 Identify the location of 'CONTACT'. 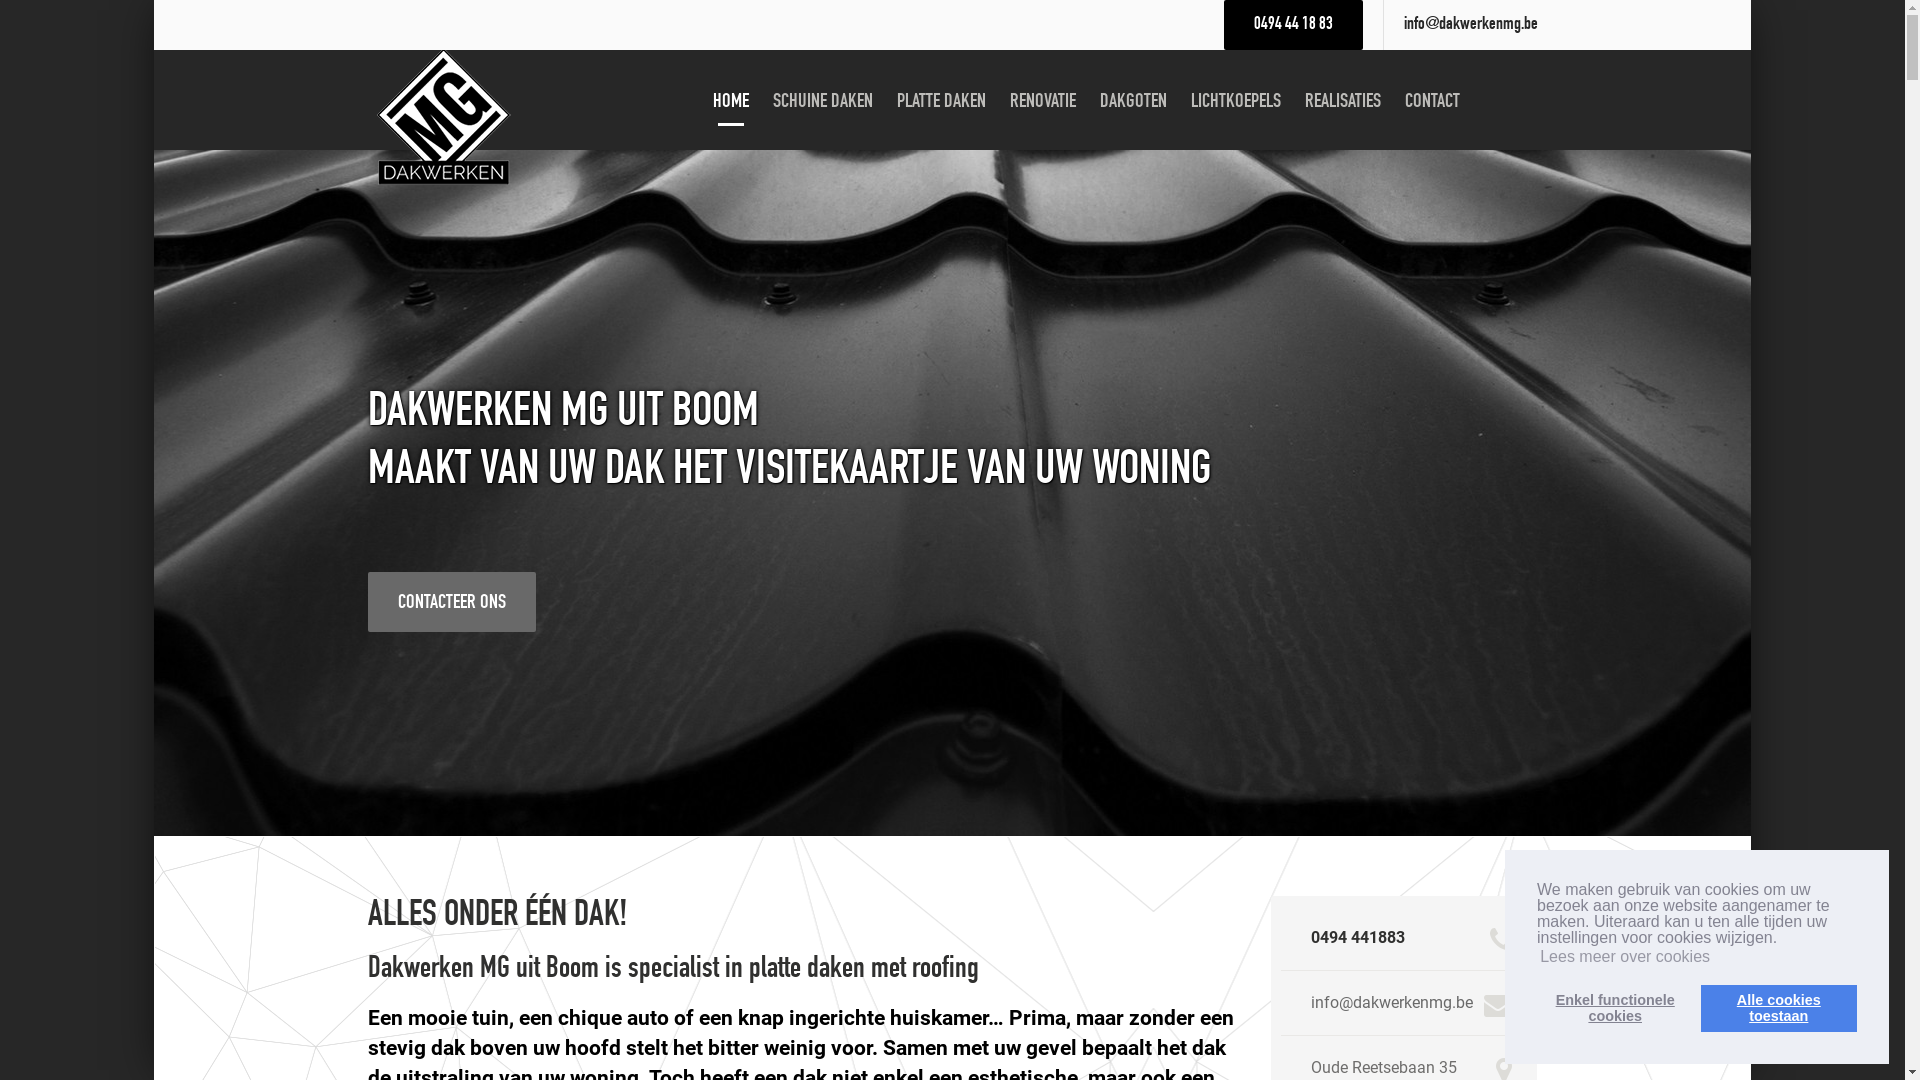
(1431, 100).